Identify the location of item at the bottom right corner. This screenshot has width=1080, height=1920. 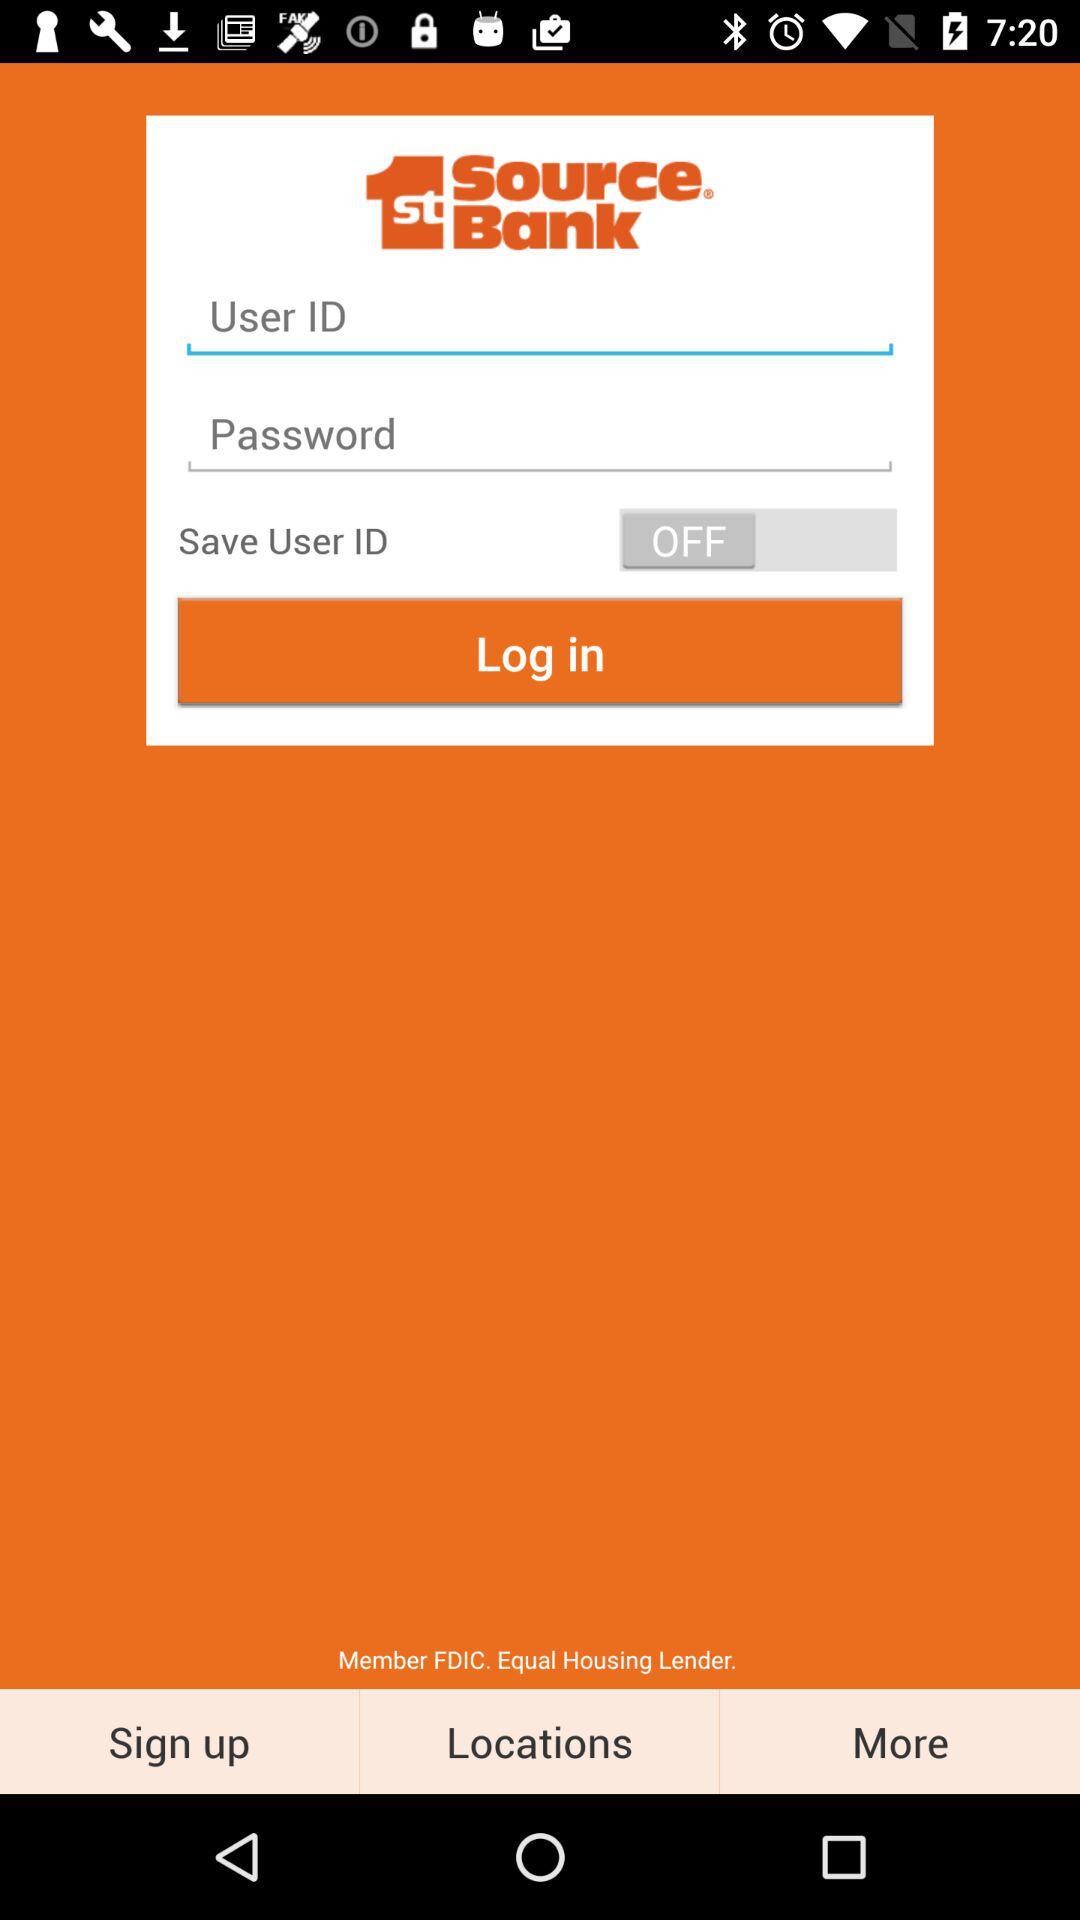
(898, 1740).